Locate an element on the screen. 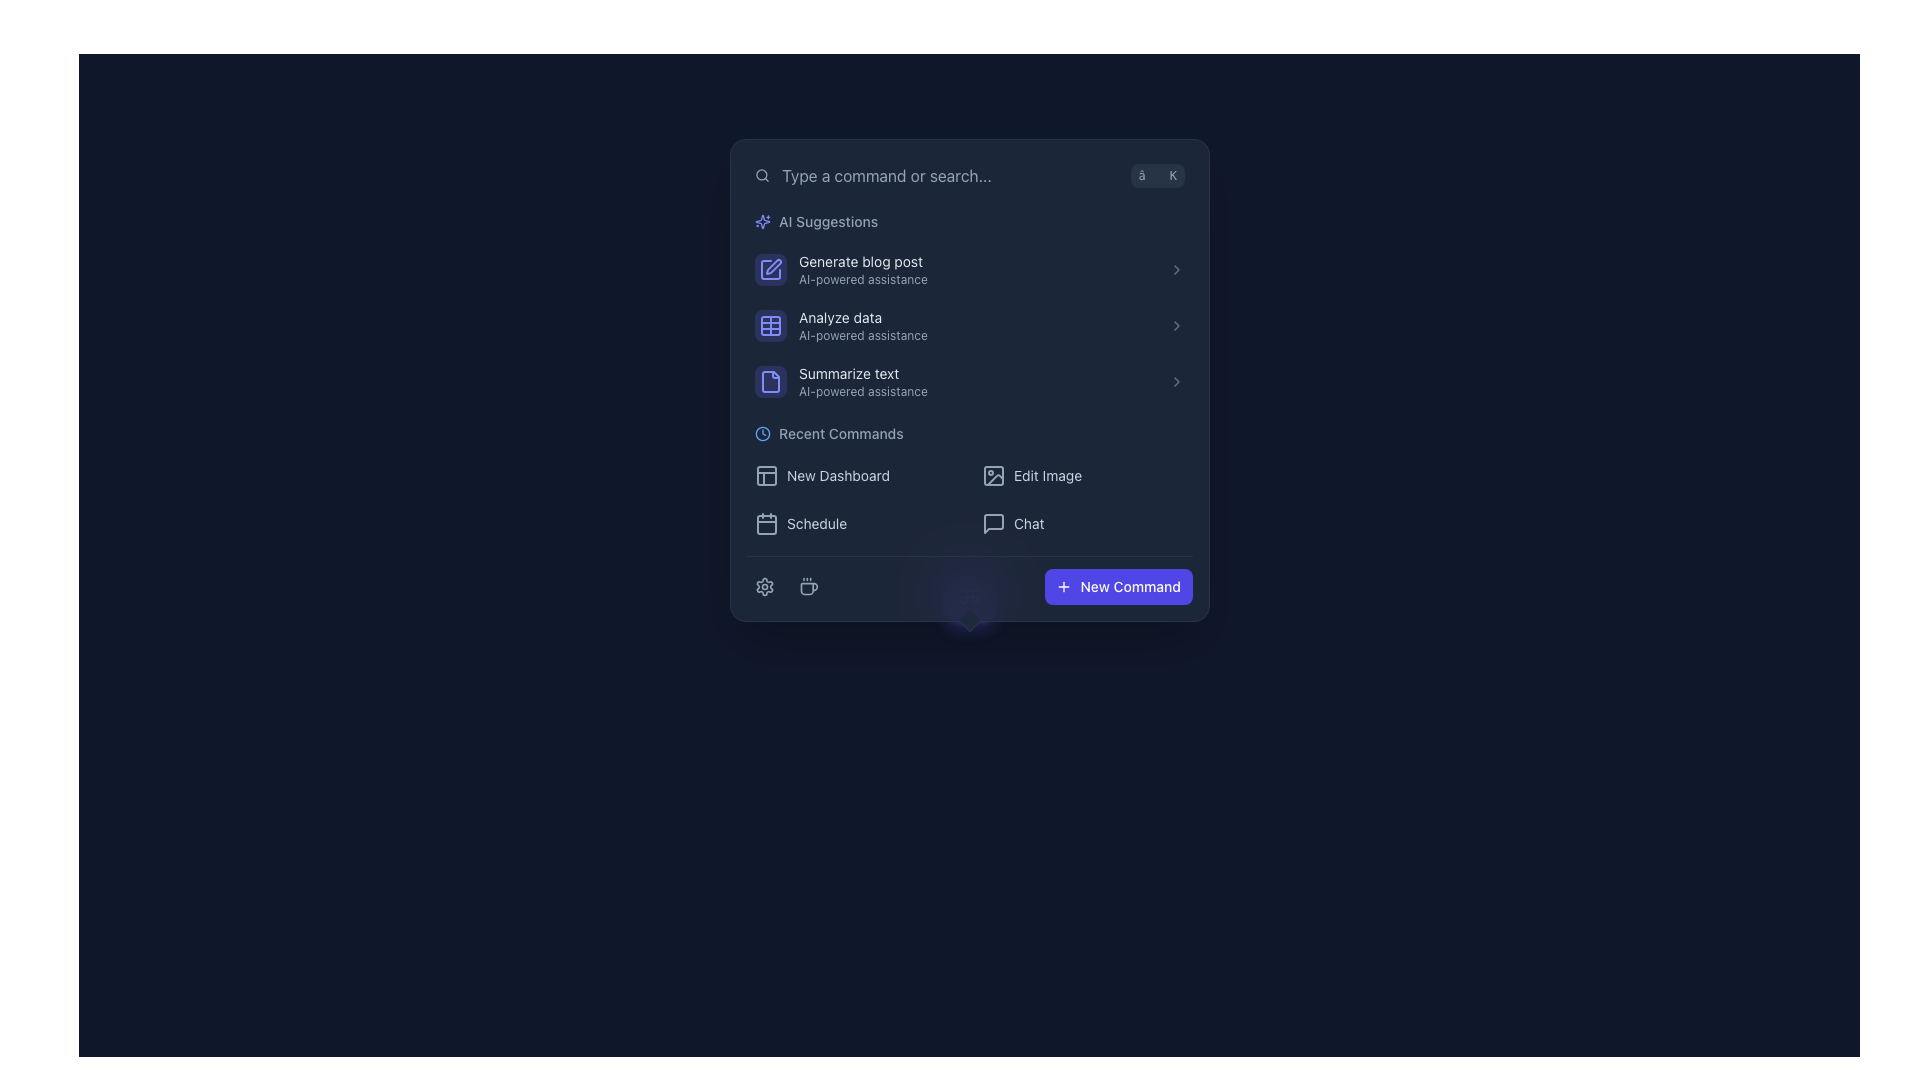  the 'AI Suggestions' label, which is a smaller font size text in light slate gray color, located in the top section of a sidebar next to a sparkle icon is located at coordinates (828, 222).